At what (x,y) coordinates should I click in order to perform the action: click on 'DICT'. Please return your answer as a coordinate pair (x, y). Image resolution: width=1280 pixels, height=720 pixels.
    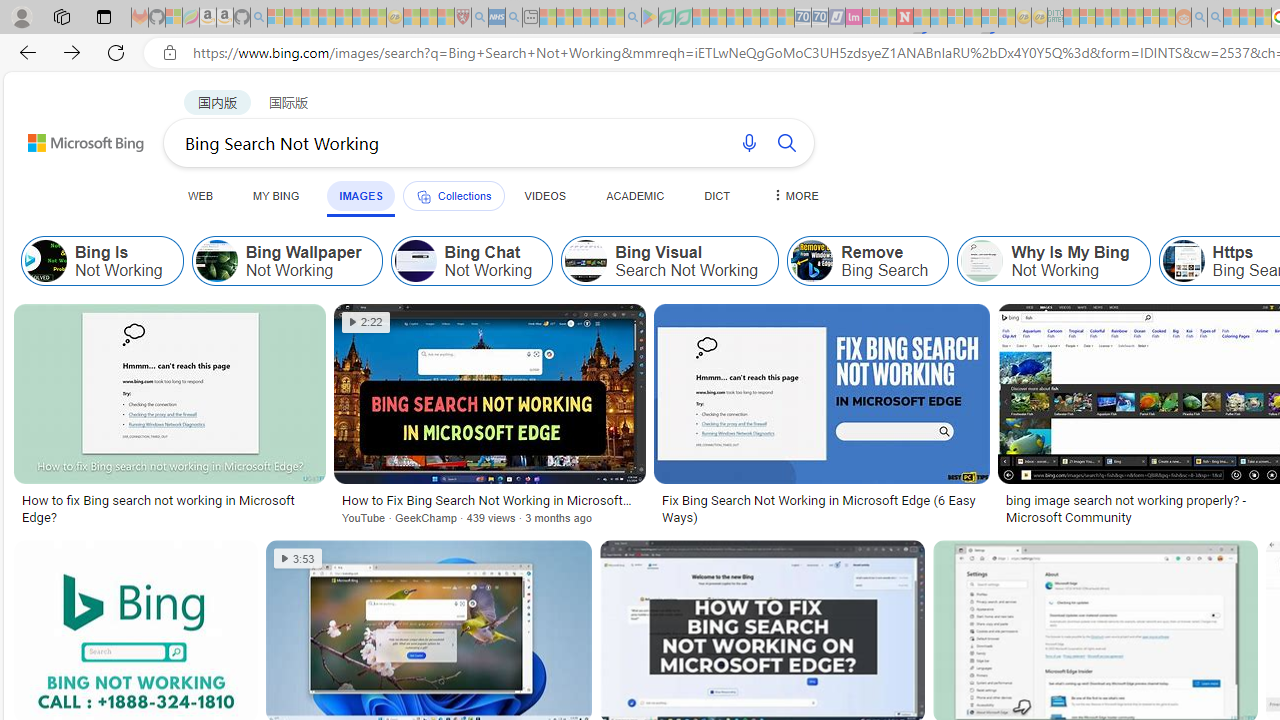
    Looking at the image, I should click on (717, 195).